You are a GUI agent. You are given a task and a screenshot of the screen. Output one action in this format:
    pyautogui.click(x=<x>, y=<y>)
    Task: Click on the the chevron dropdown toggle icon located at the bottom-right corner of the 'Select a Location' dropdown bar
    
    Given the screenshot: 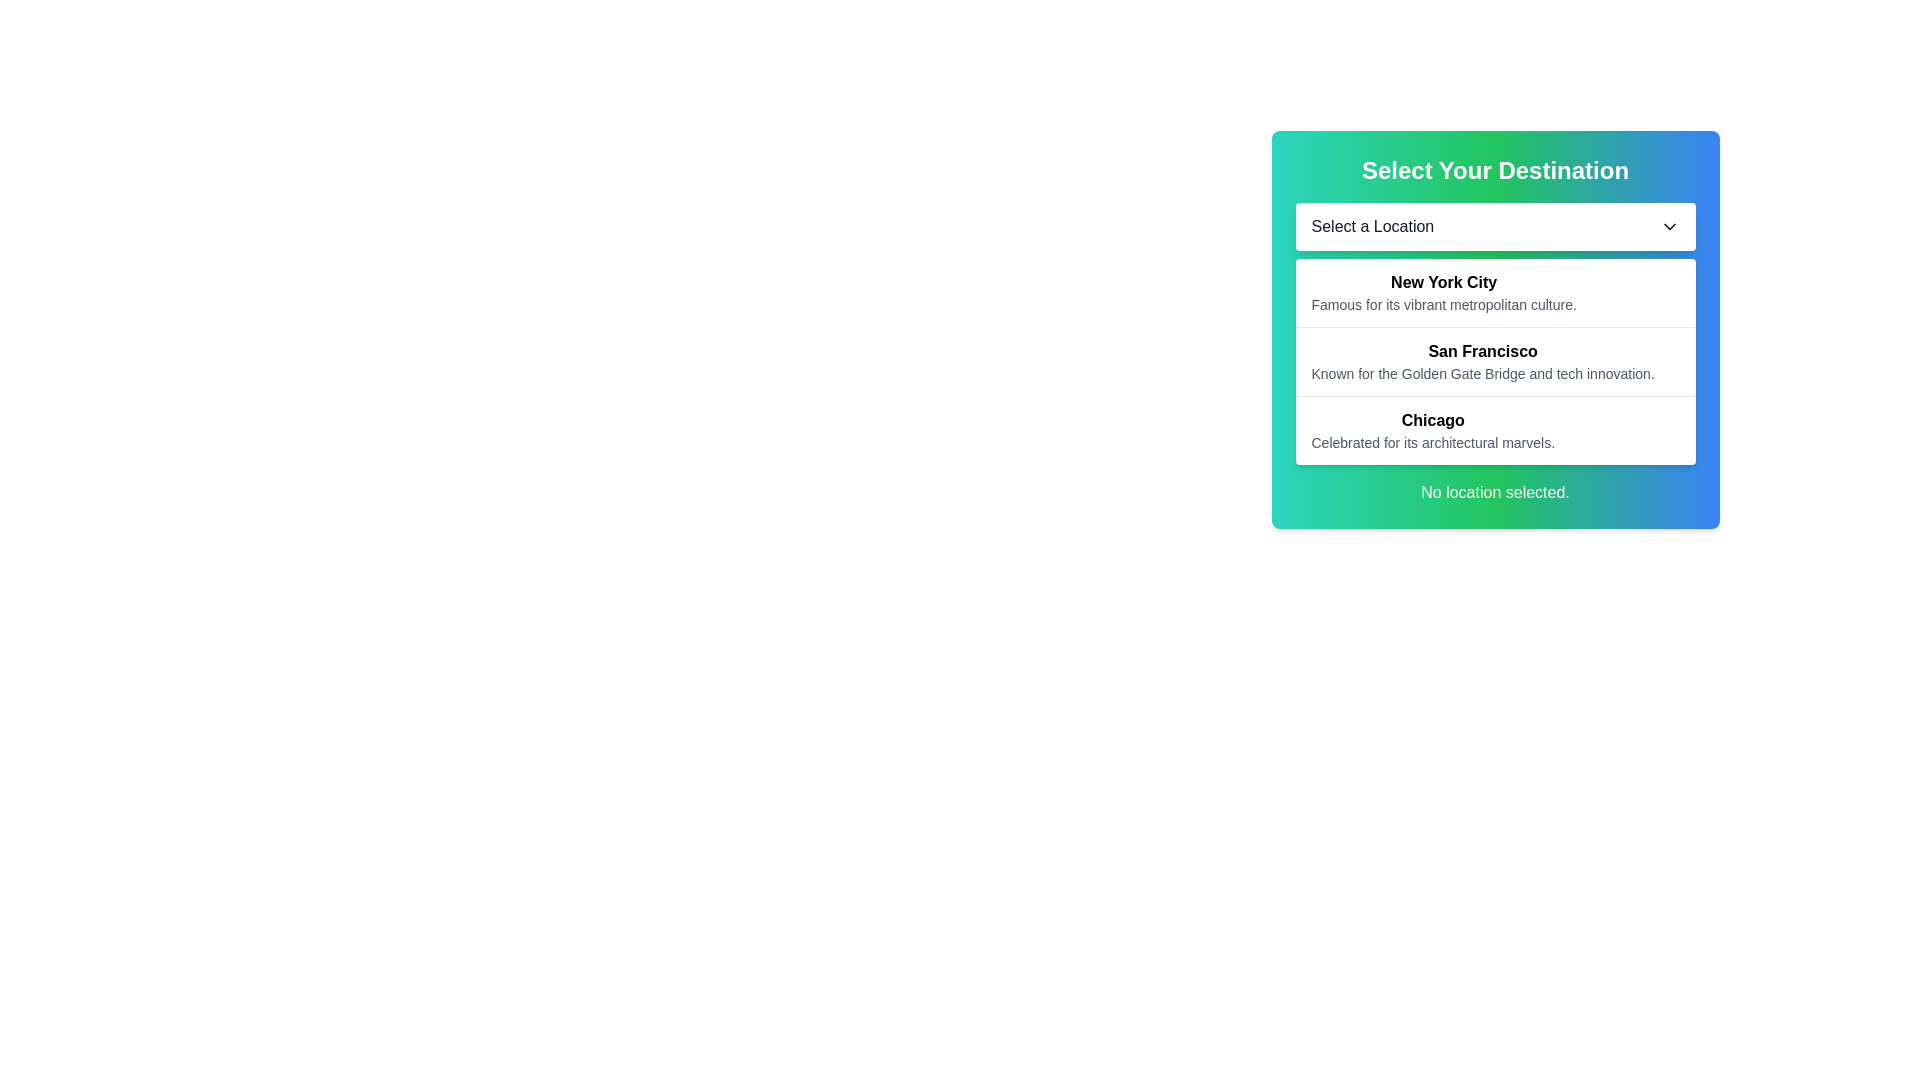 What is the action you would take?
    pyautogui.click(x=1669, y=226)
    